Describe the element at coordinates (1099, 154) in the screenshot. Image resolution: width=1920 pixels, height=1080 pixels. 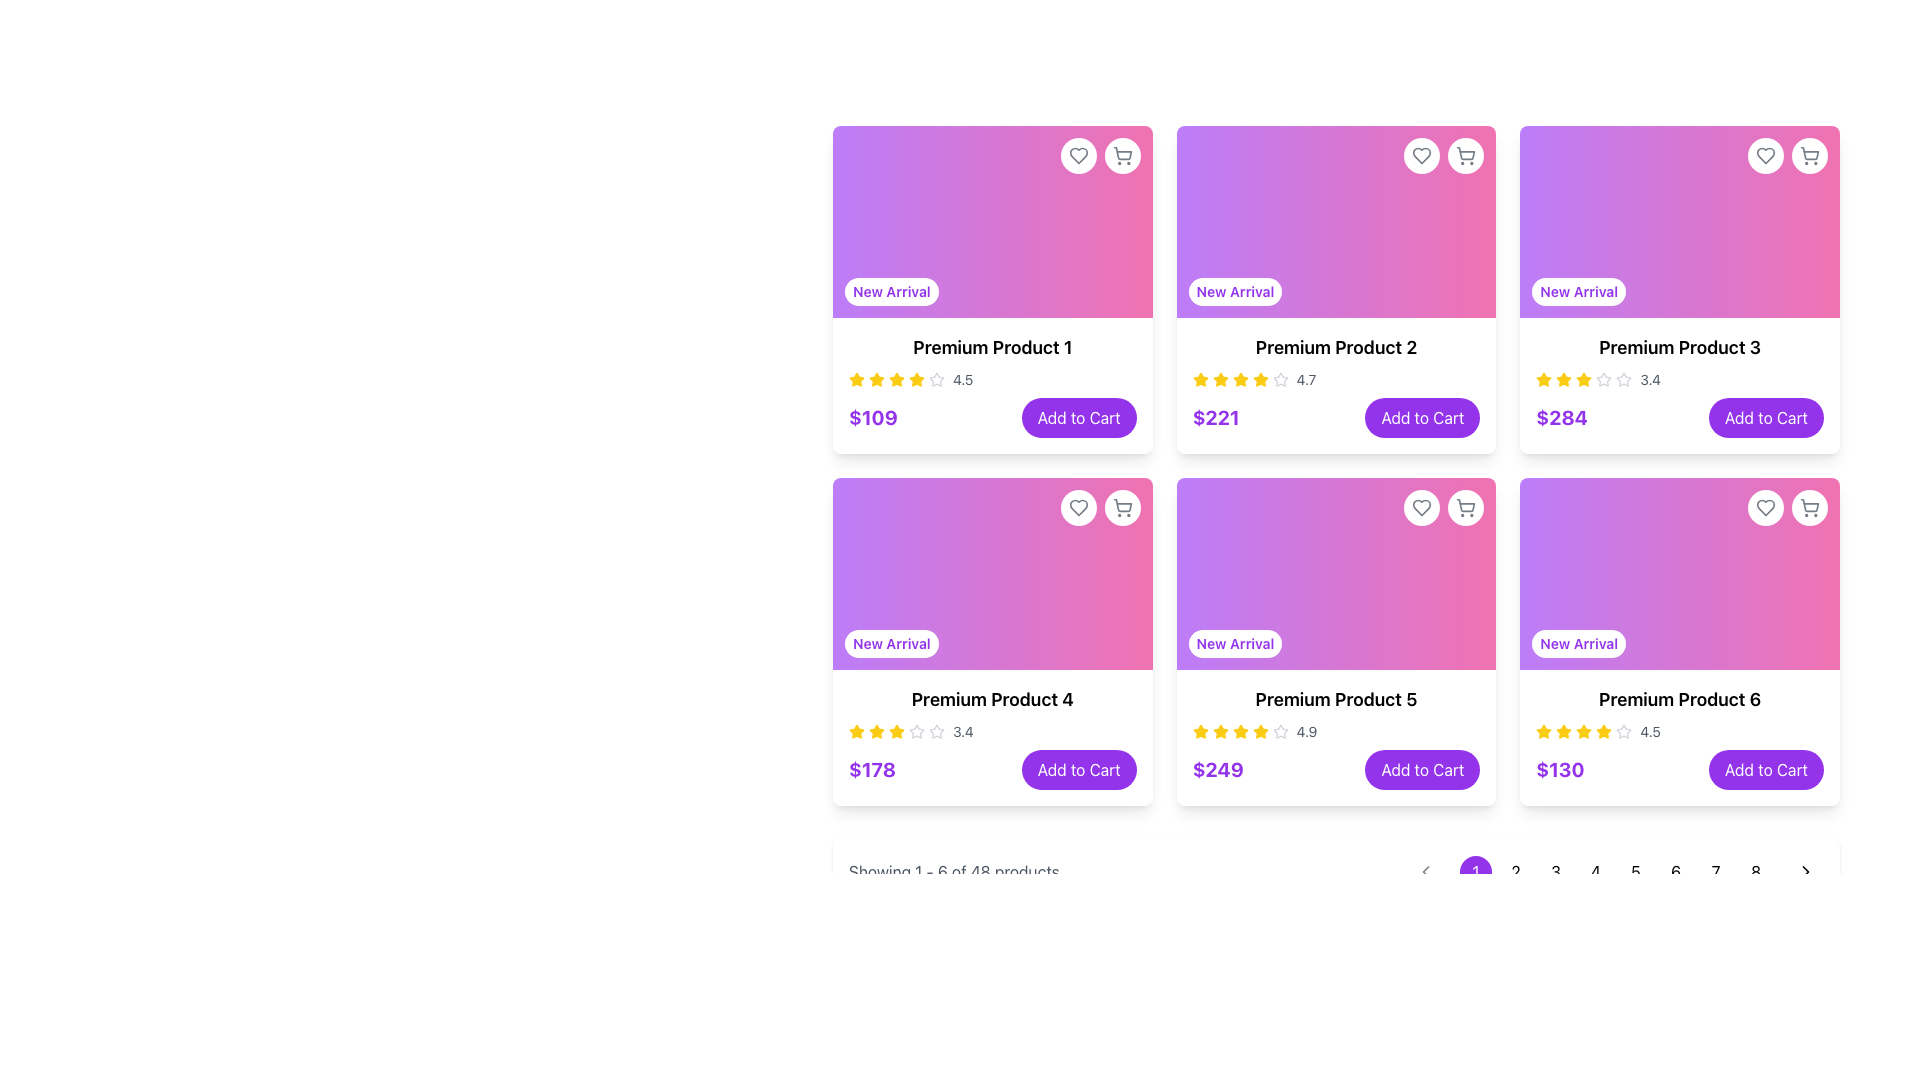
I see `the Interactive Icon Pair in the top right corner of the product card for 'Premium Product 1', which includes a heart icon for adding to wishlist and a cart icon for adding to shopping cart` at that location.